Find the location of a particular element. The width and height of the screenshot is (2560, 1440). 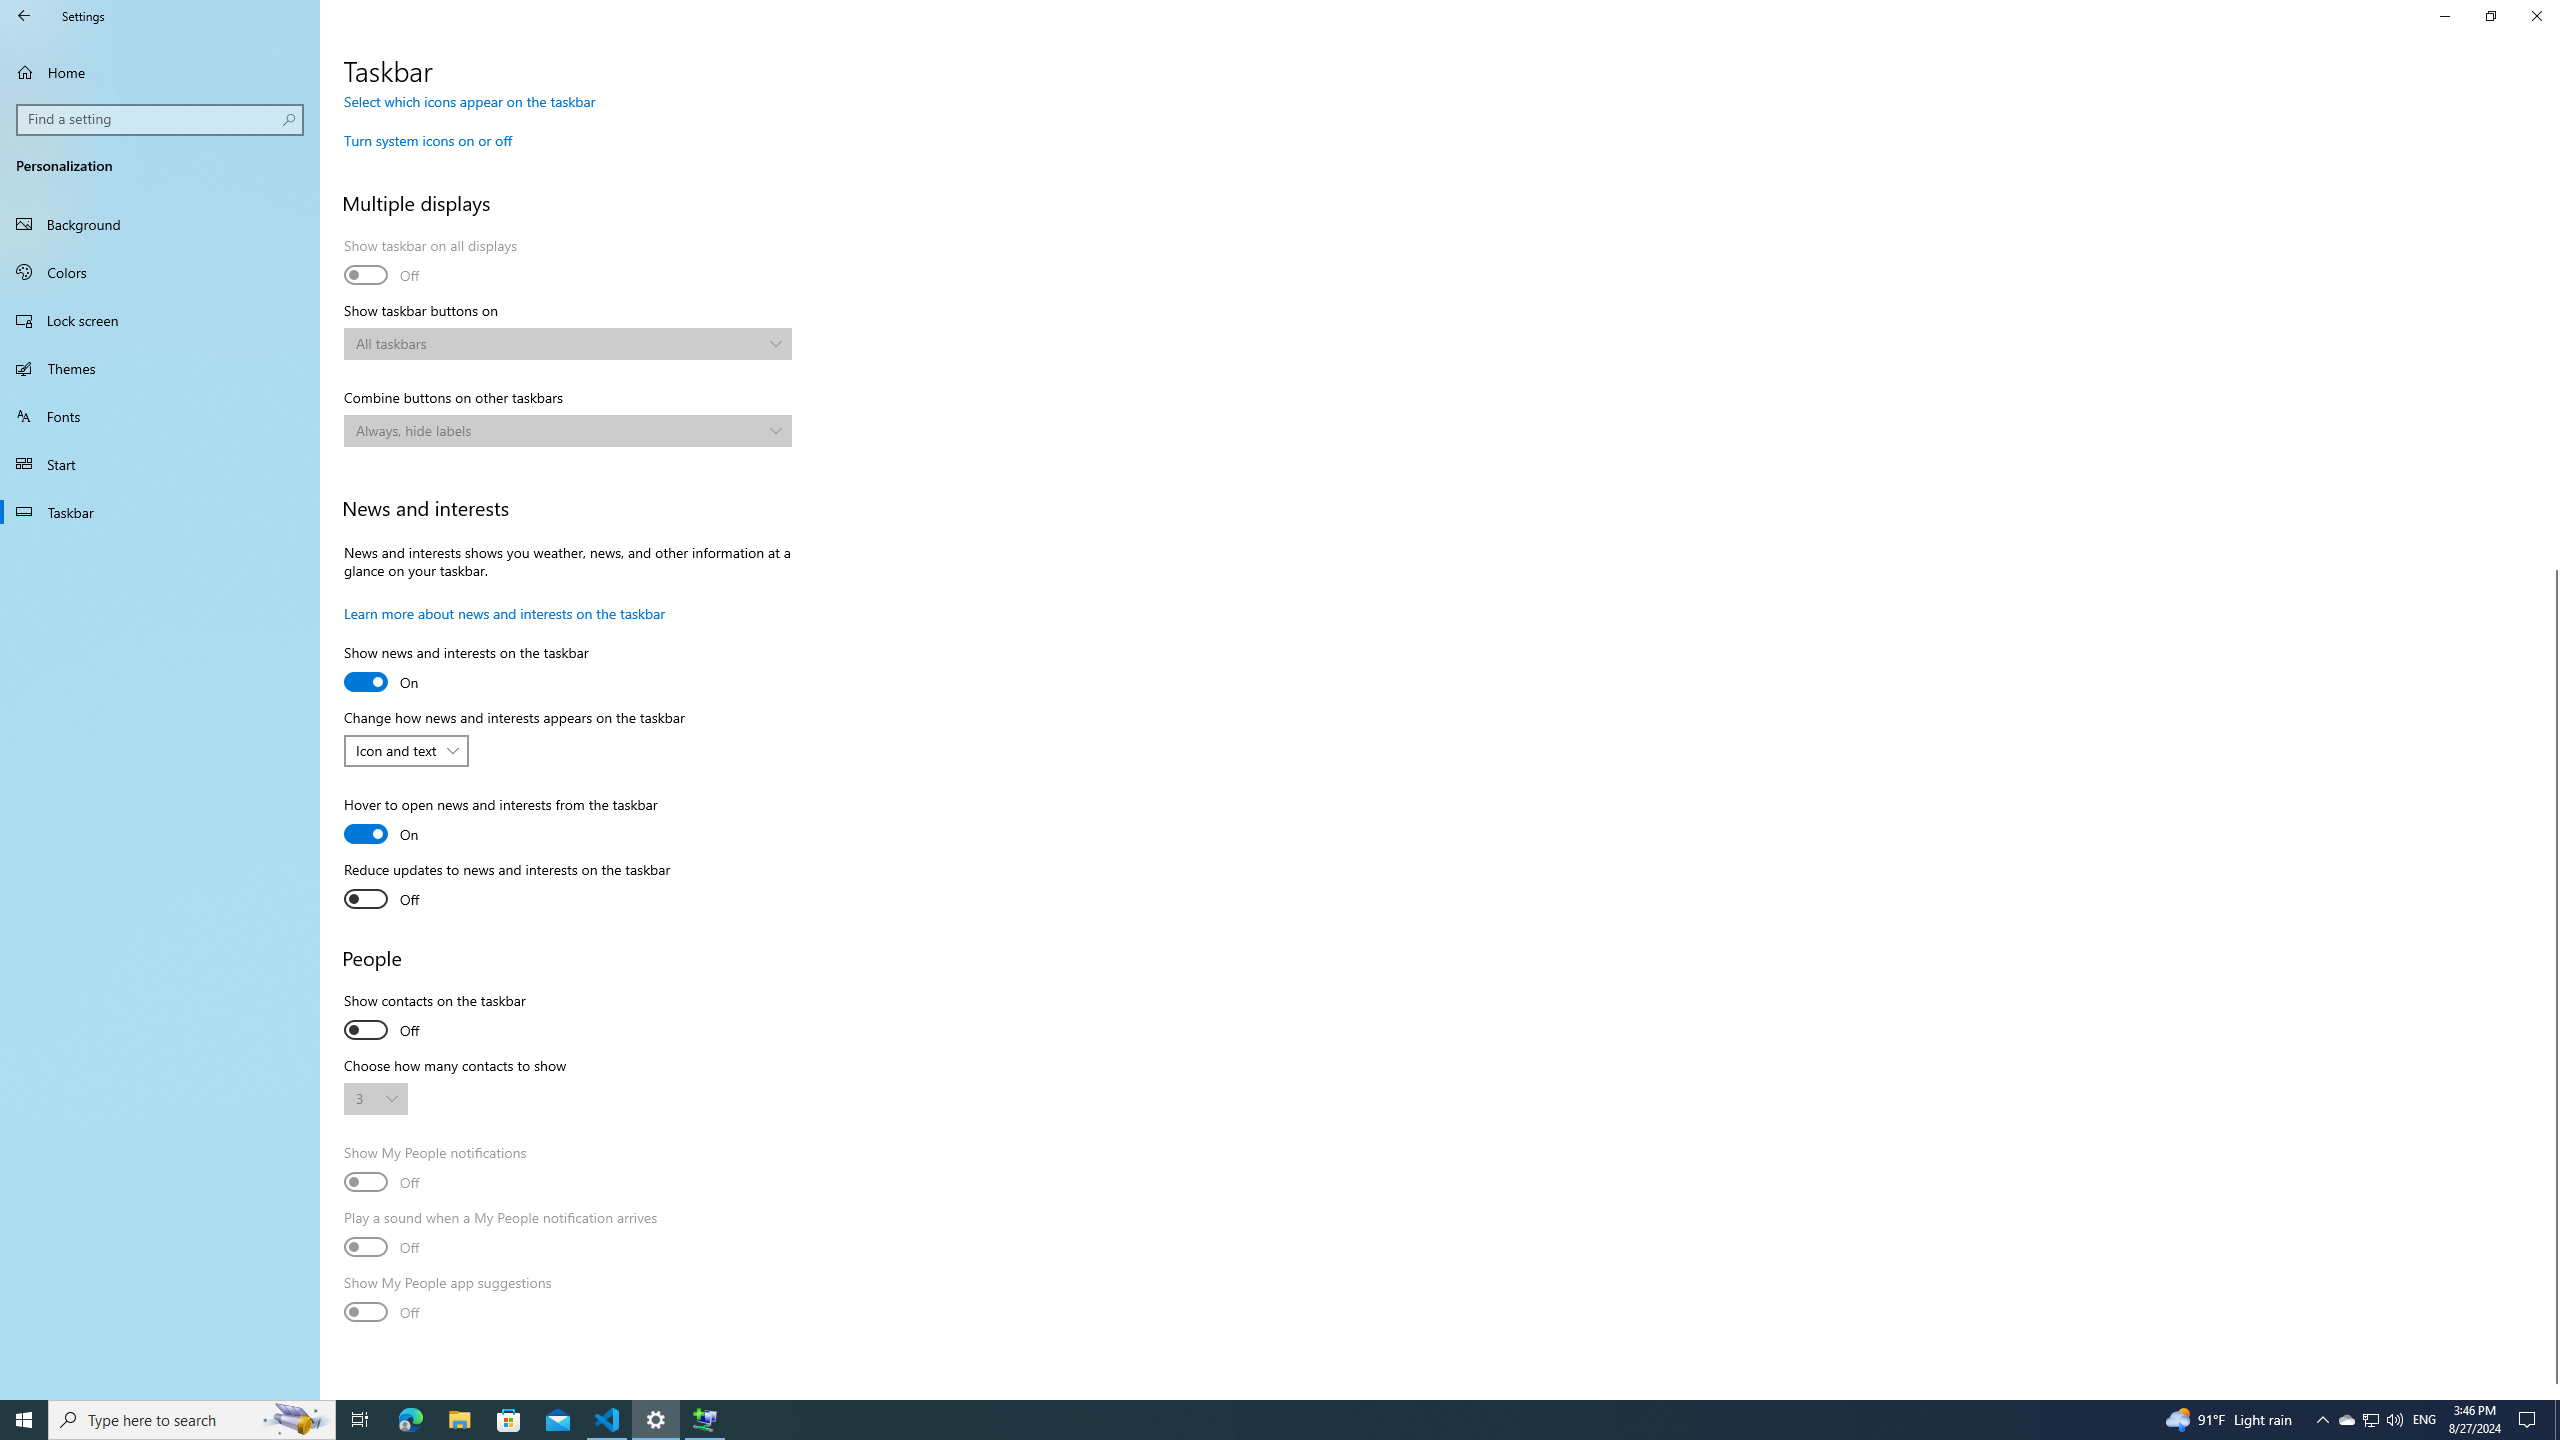

'Colors' is located at coordinates (159, 271).